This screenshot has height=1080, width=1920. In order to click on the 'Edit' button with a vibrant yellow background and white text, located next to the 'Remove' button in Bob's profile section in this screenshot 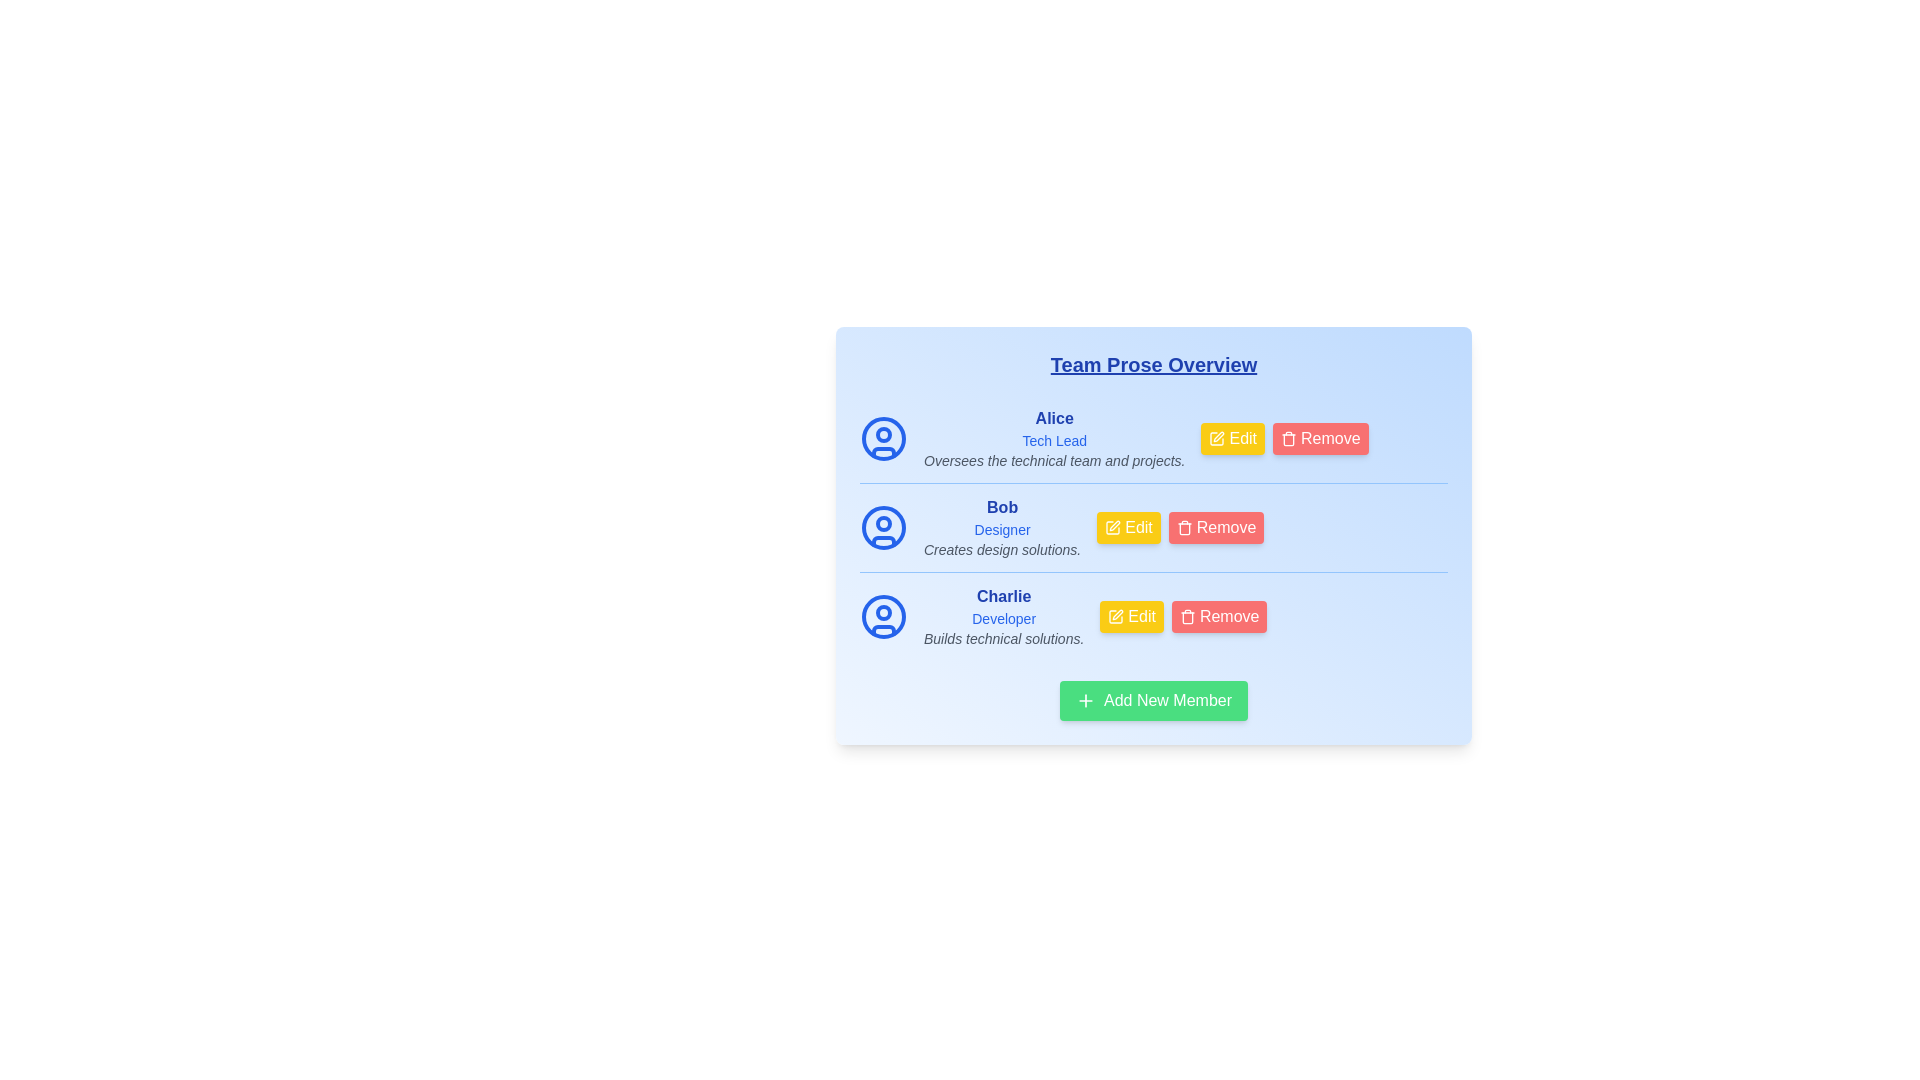, I will do `click(1128, 527)`.